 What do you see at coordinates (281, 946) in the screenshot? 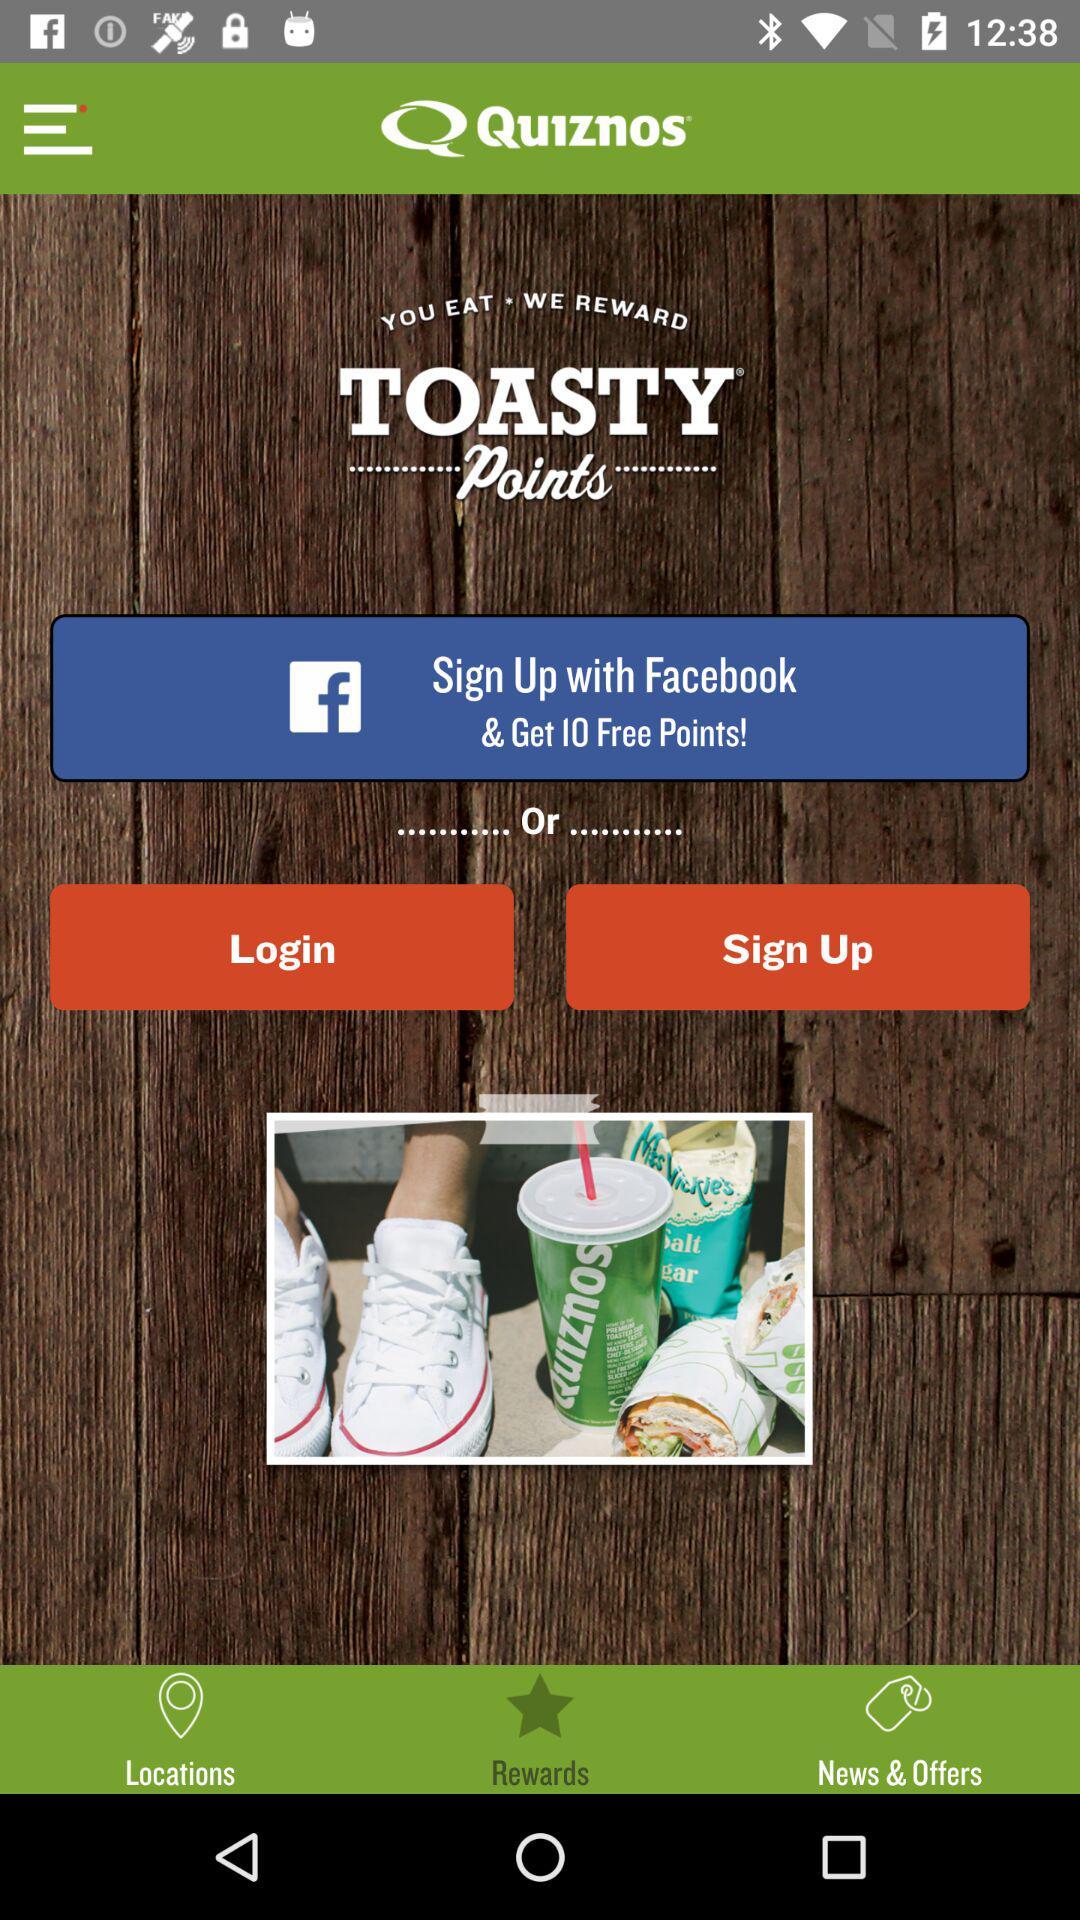
I see `the login icon` at bounding box center [281, 946].